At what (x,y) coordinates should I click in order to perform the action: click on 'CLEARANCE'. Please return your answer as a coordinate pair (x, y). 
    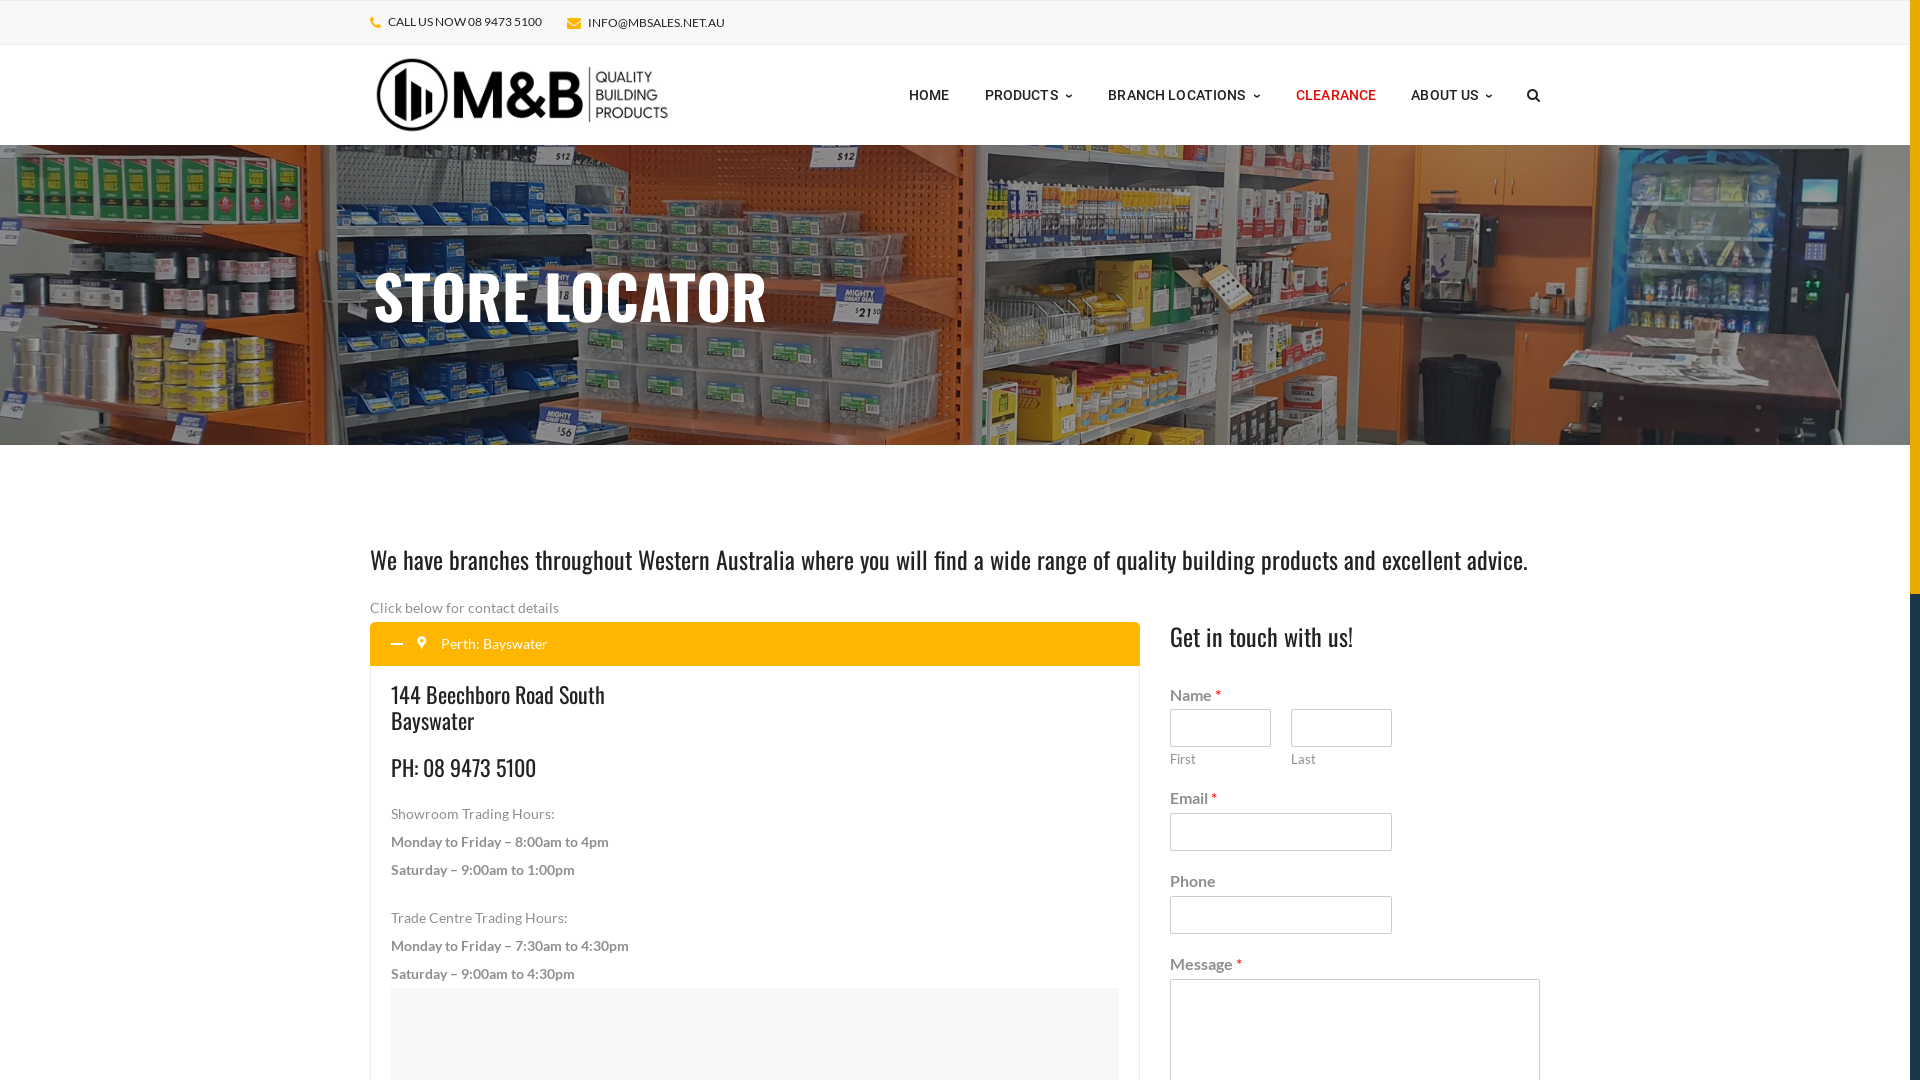
    Looking at the image, I should click on (1335, 95).